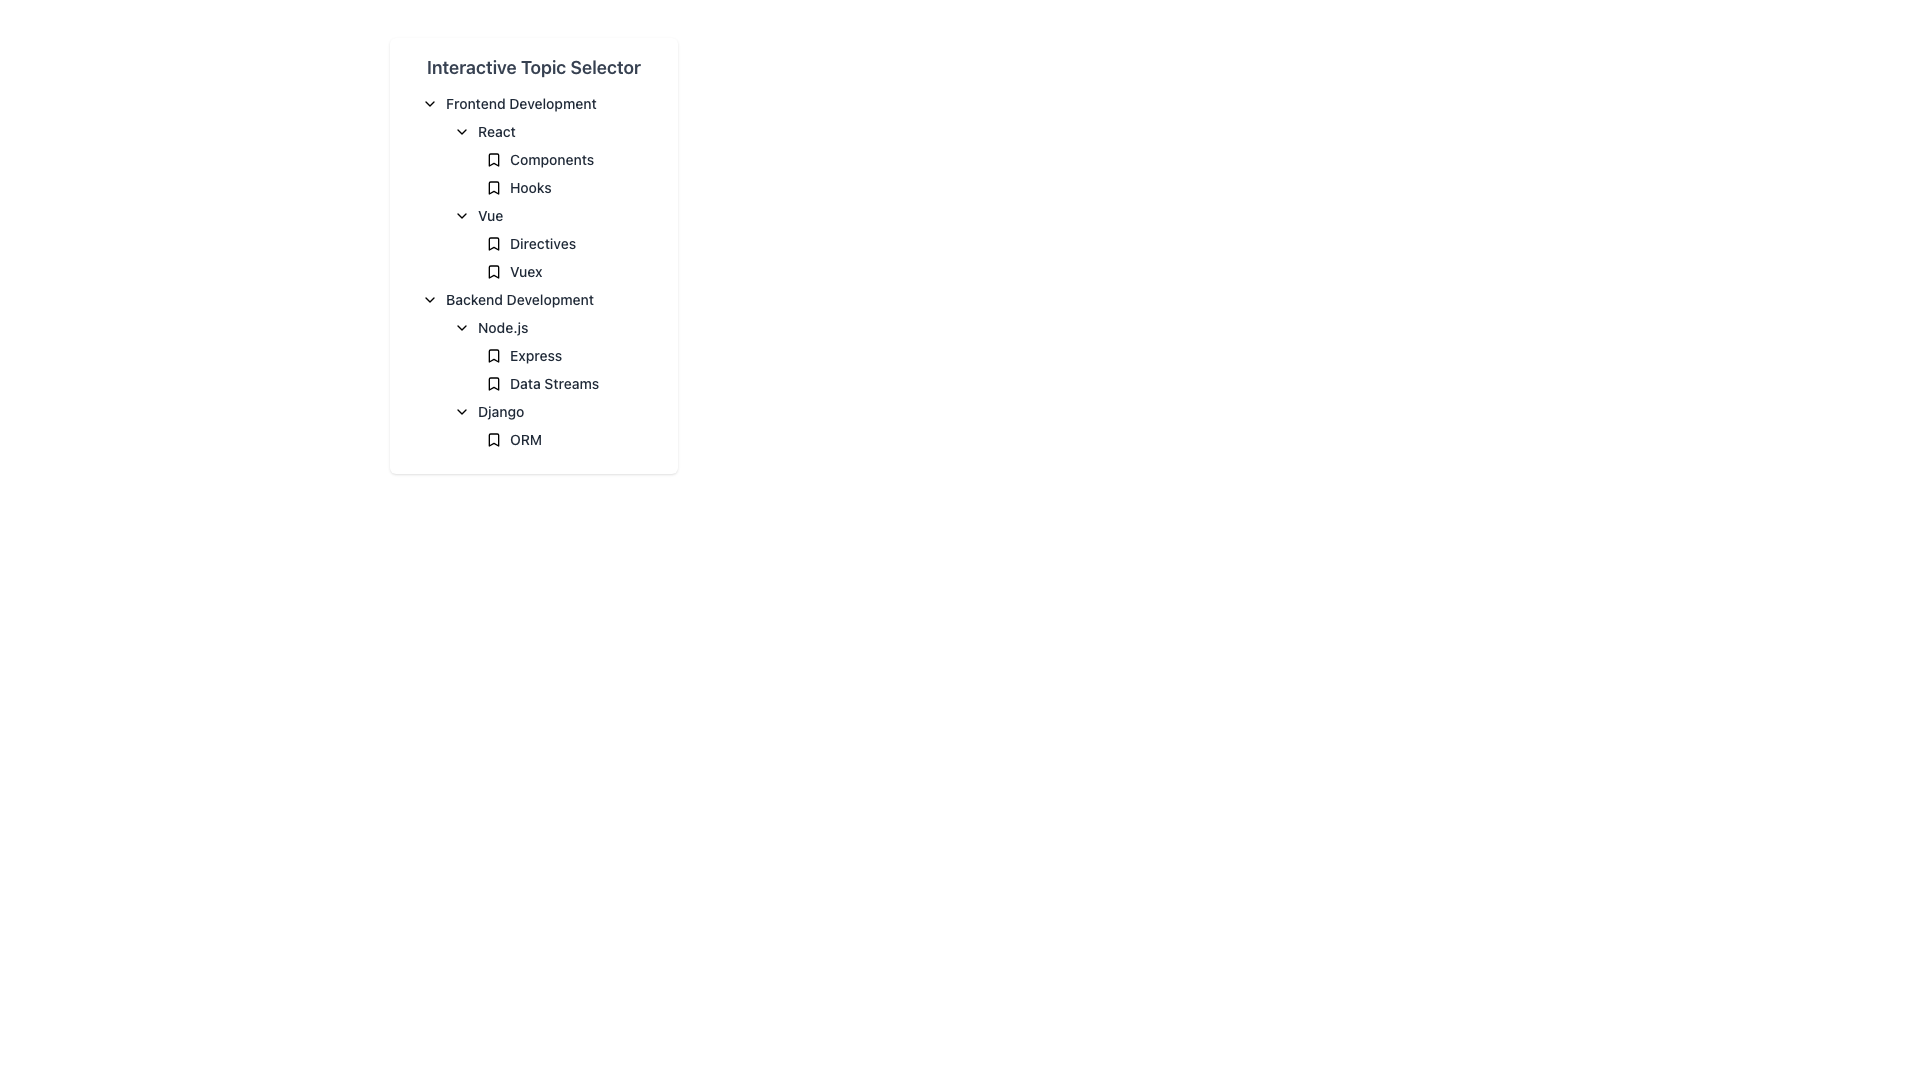  Describe the element at coordinates (460, 216) in the screenshot. I see `the downward-pointing chevron icon located to the left of the text 'Vue' to observe visual changes` at that location.